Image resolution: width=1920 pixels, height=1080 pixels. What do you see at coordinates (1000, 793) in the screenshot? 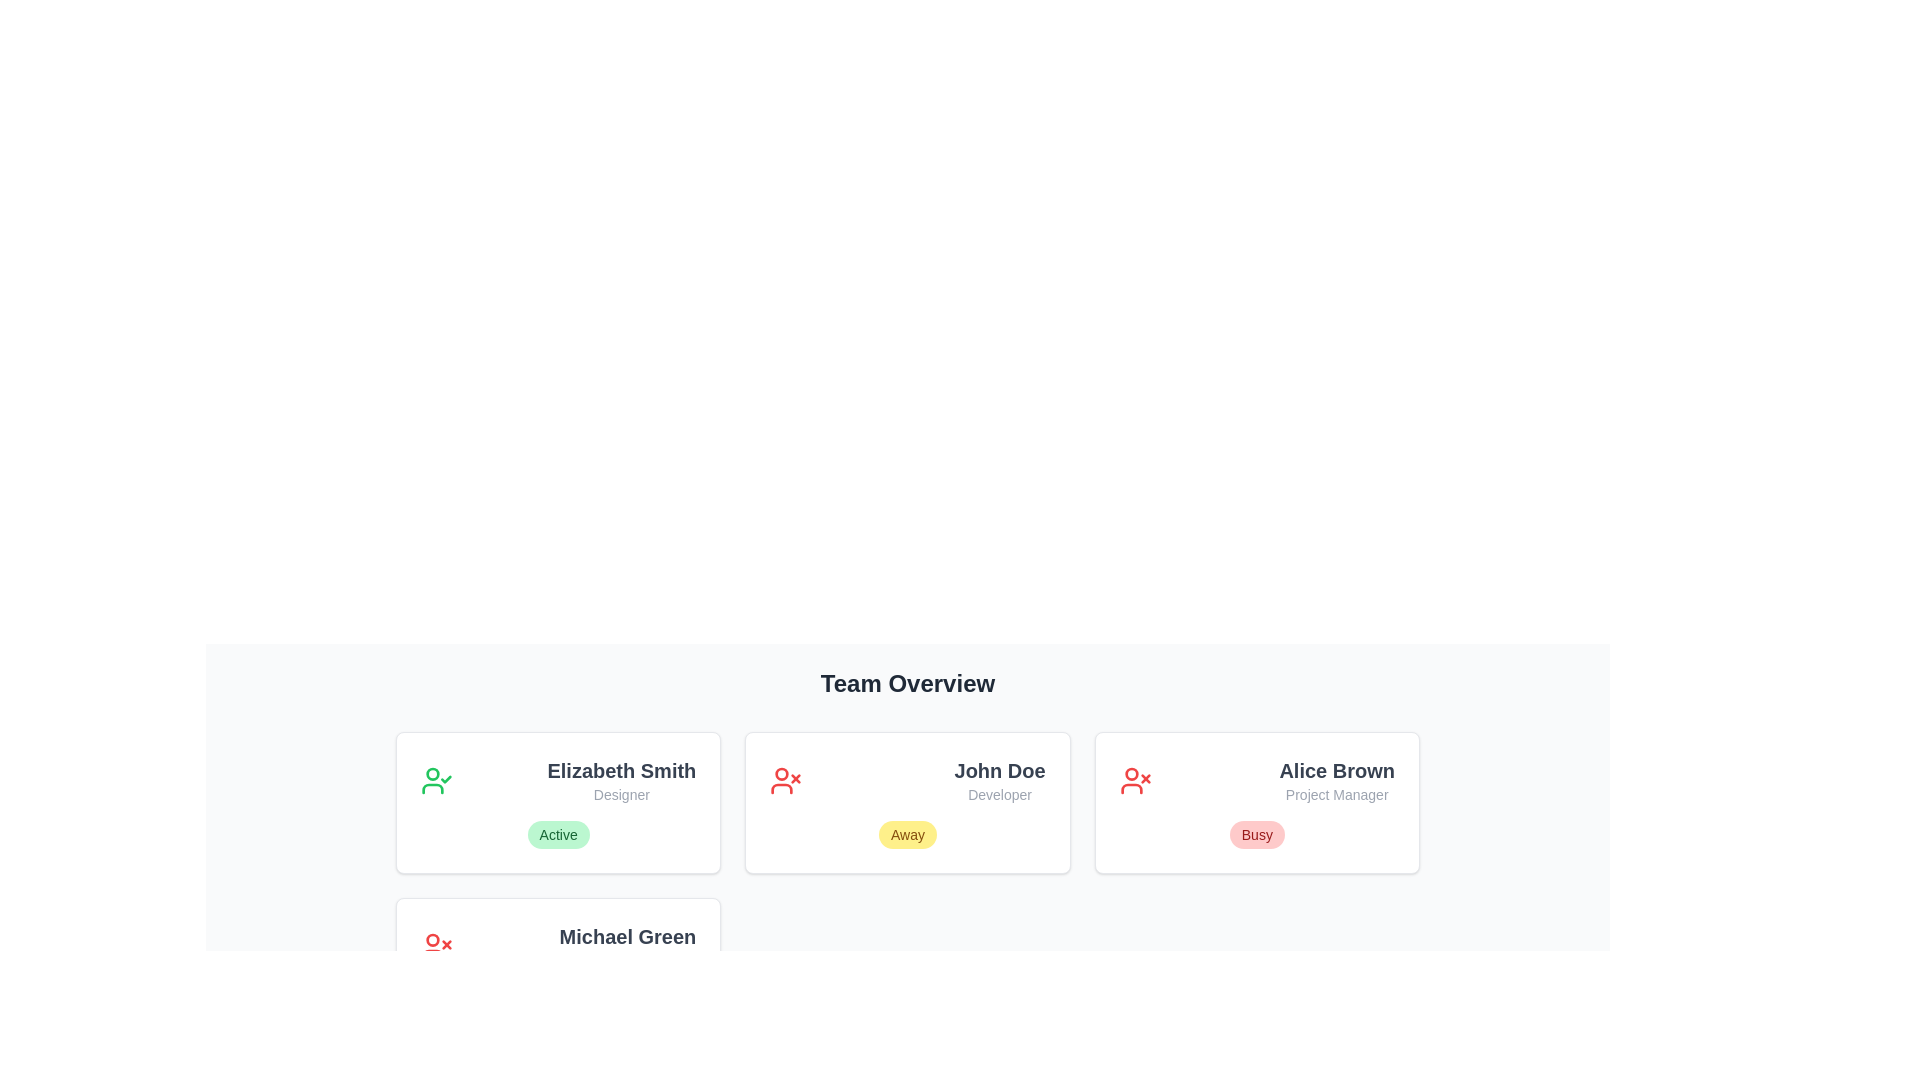
I see `the 'Developer' text label located below 'John Doe' in the profile card within the Team Overview layout` at bounding box center [1000, 793].